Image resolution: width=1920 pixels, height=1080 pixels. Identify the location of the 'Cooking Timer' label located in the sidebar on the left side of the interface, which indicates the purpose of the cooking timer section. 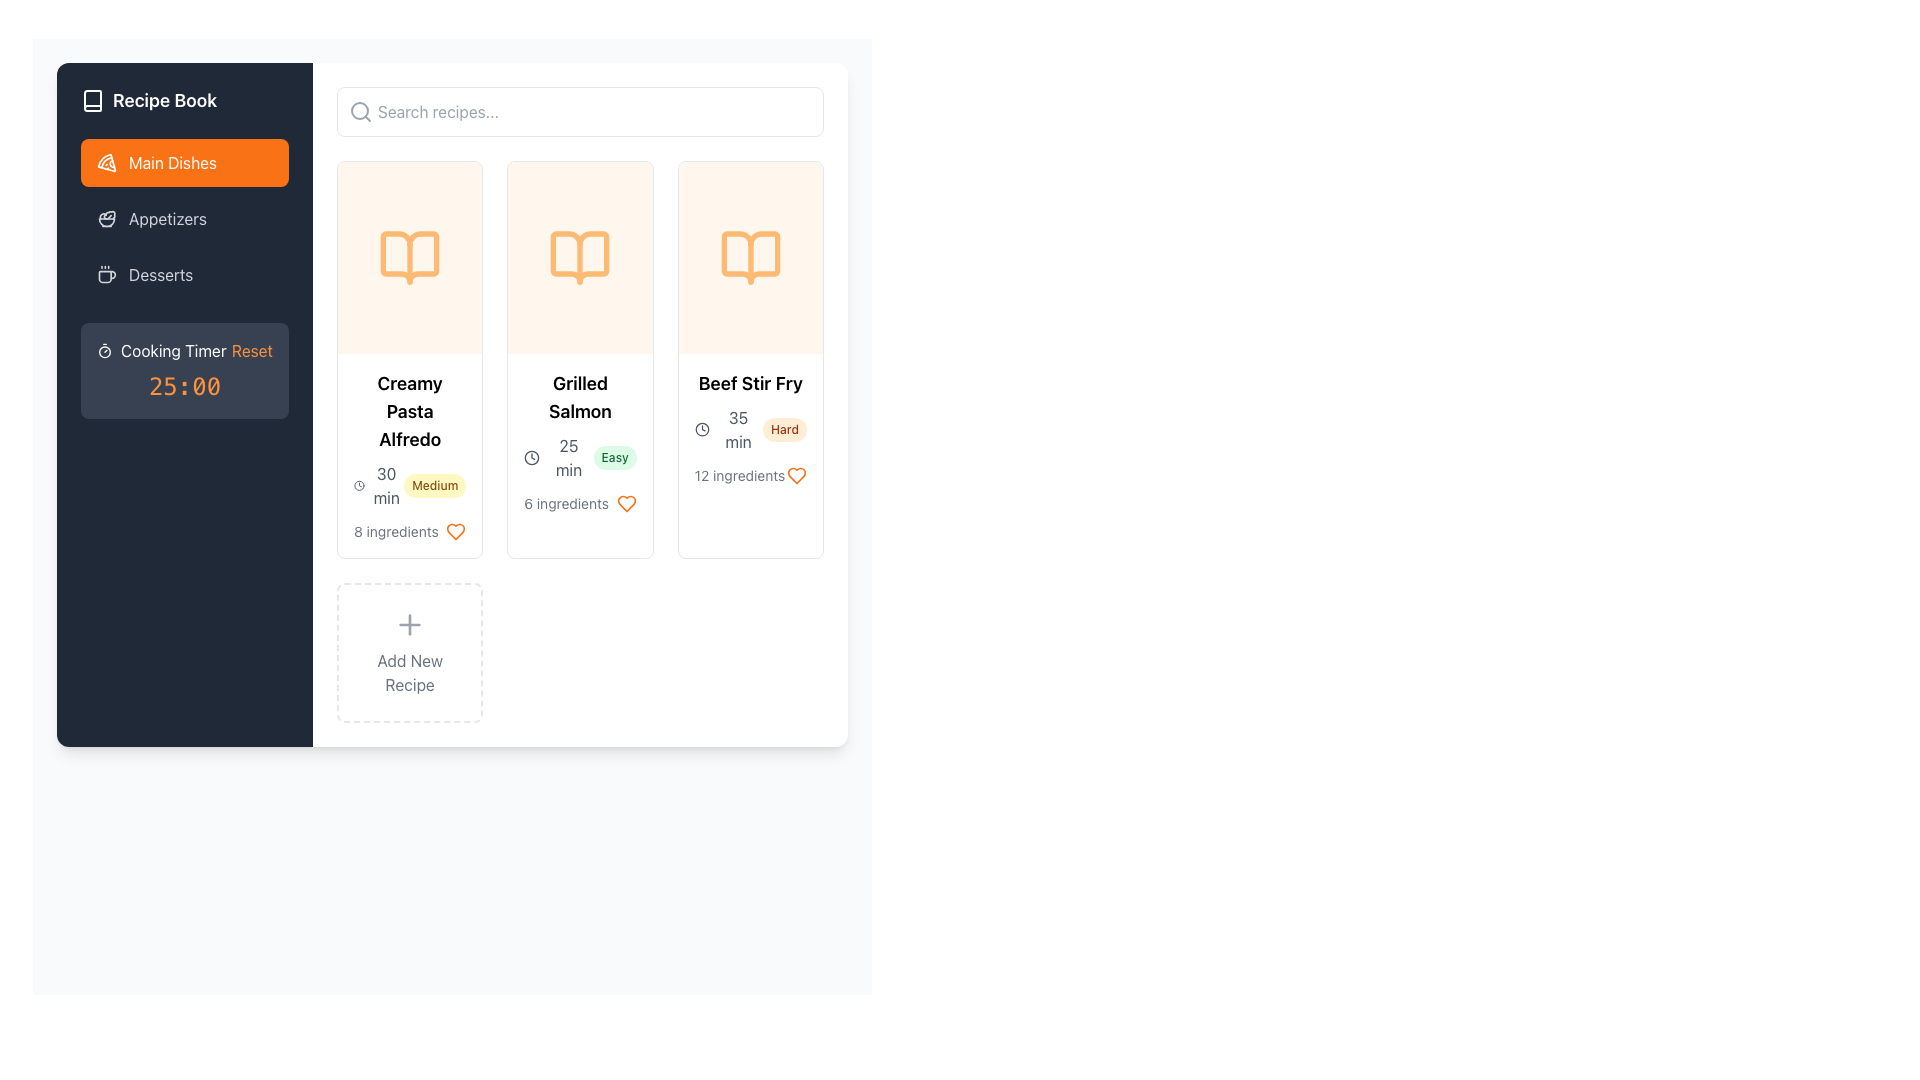
(161, 350).